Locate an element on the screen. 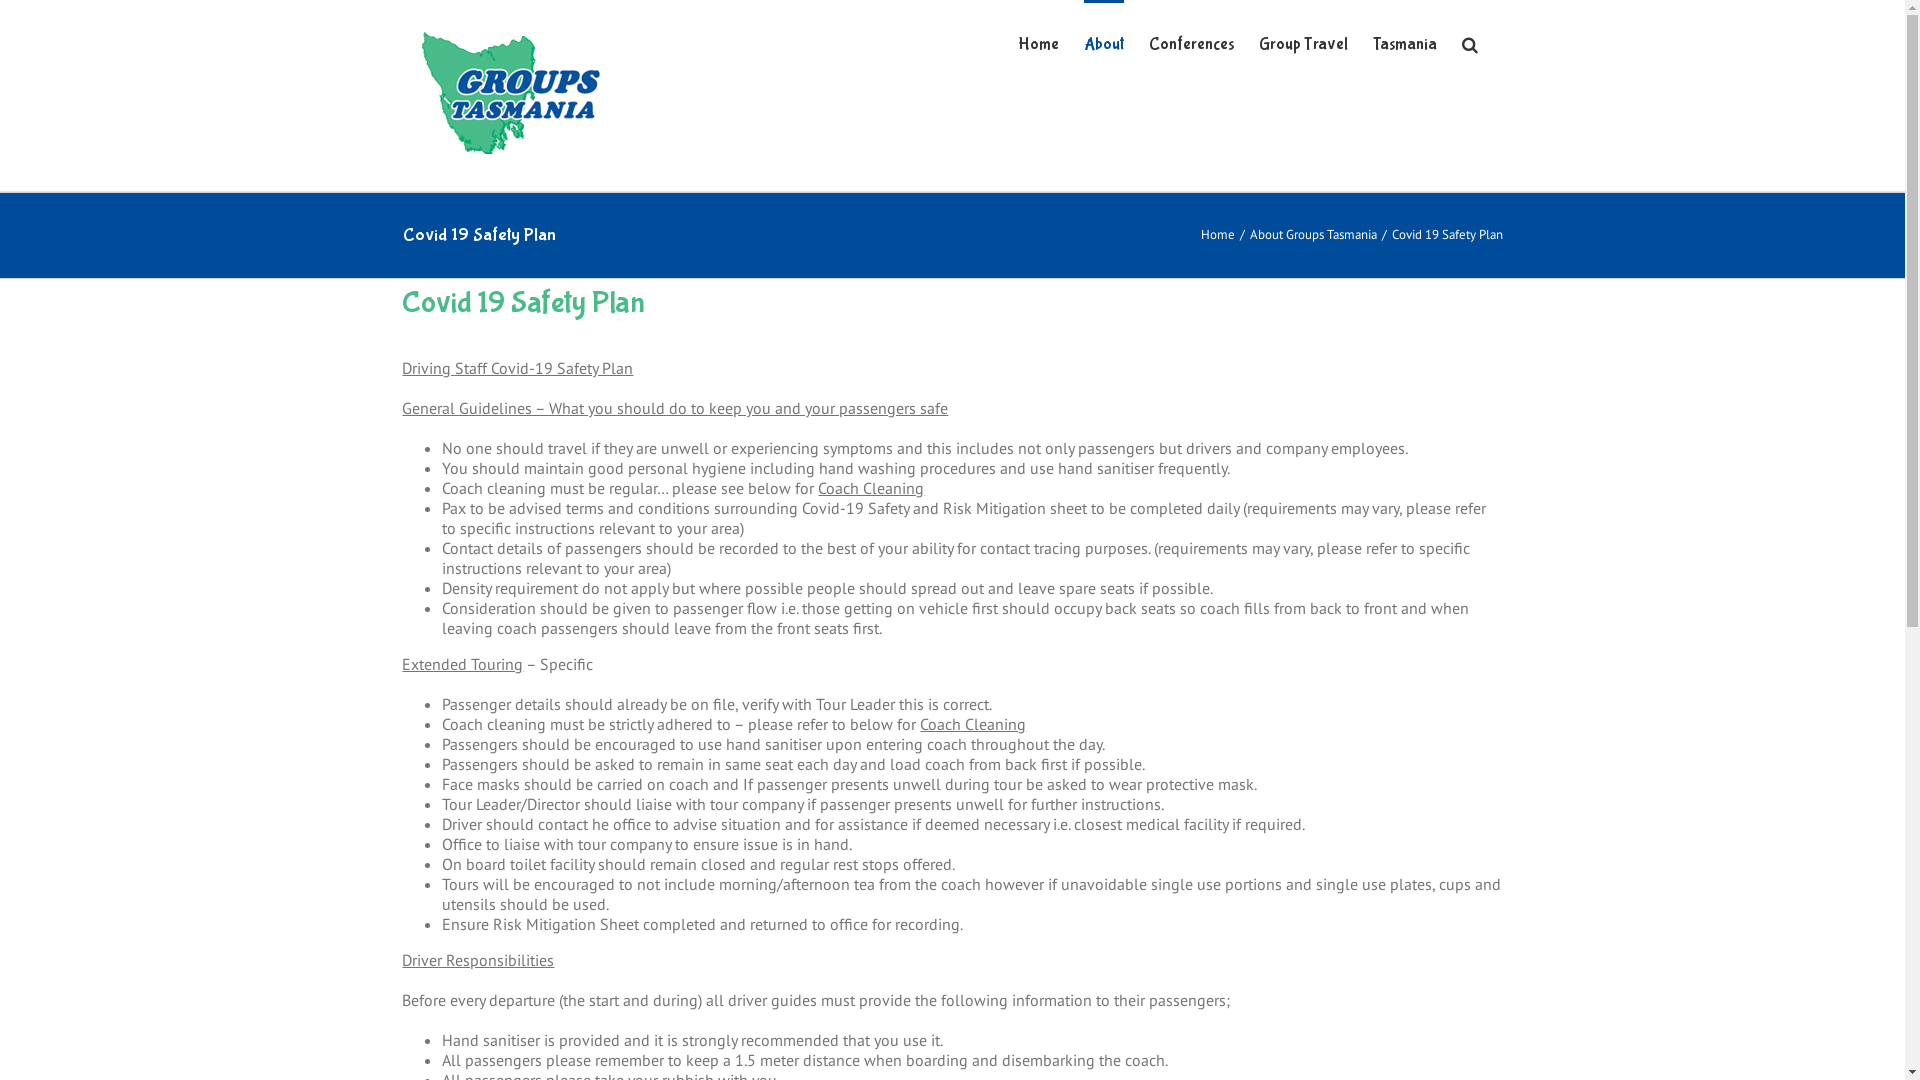 This screenshot has height=1080, width=1920. 'About Groups Tasmania' is located at coordinates (1313, 233).